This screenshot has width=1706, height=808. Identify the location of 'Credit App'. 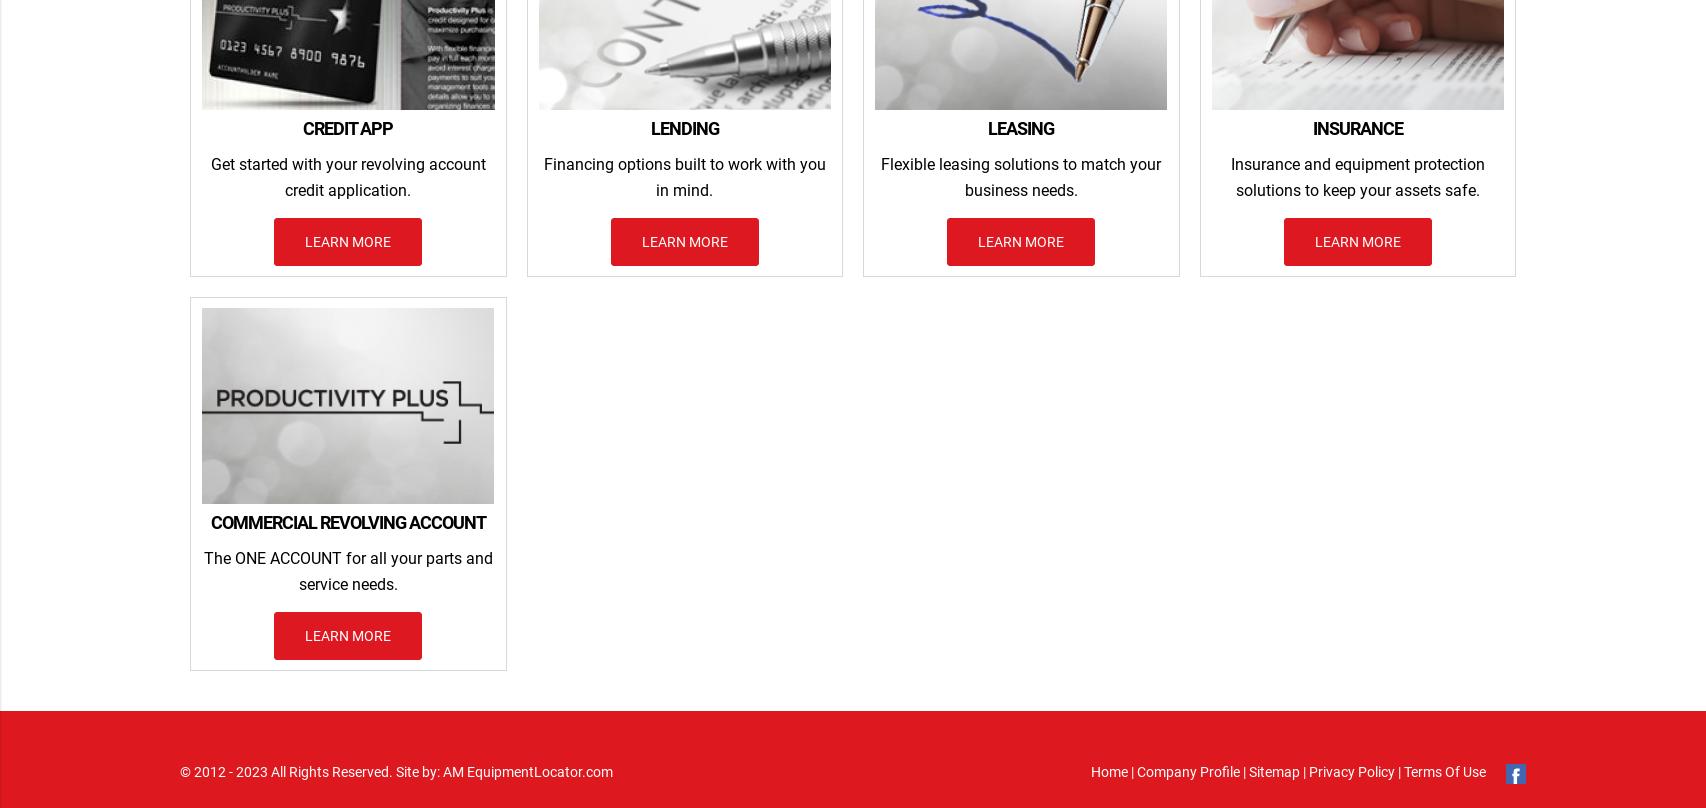
(348, 126).